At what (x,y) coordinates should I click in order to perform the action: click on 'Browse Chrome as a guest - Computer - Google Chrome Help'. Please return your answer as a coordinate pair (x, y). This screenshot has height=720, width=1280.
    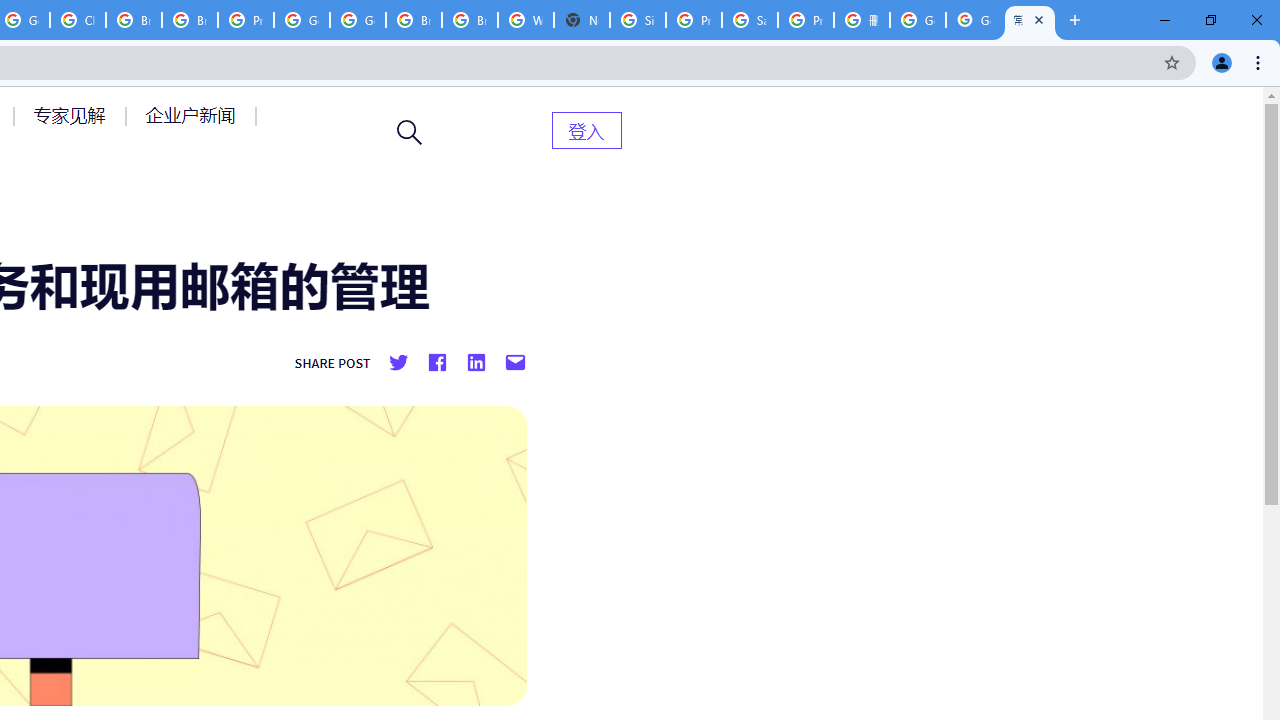
    Looking at the image, I should click on (468, 20).